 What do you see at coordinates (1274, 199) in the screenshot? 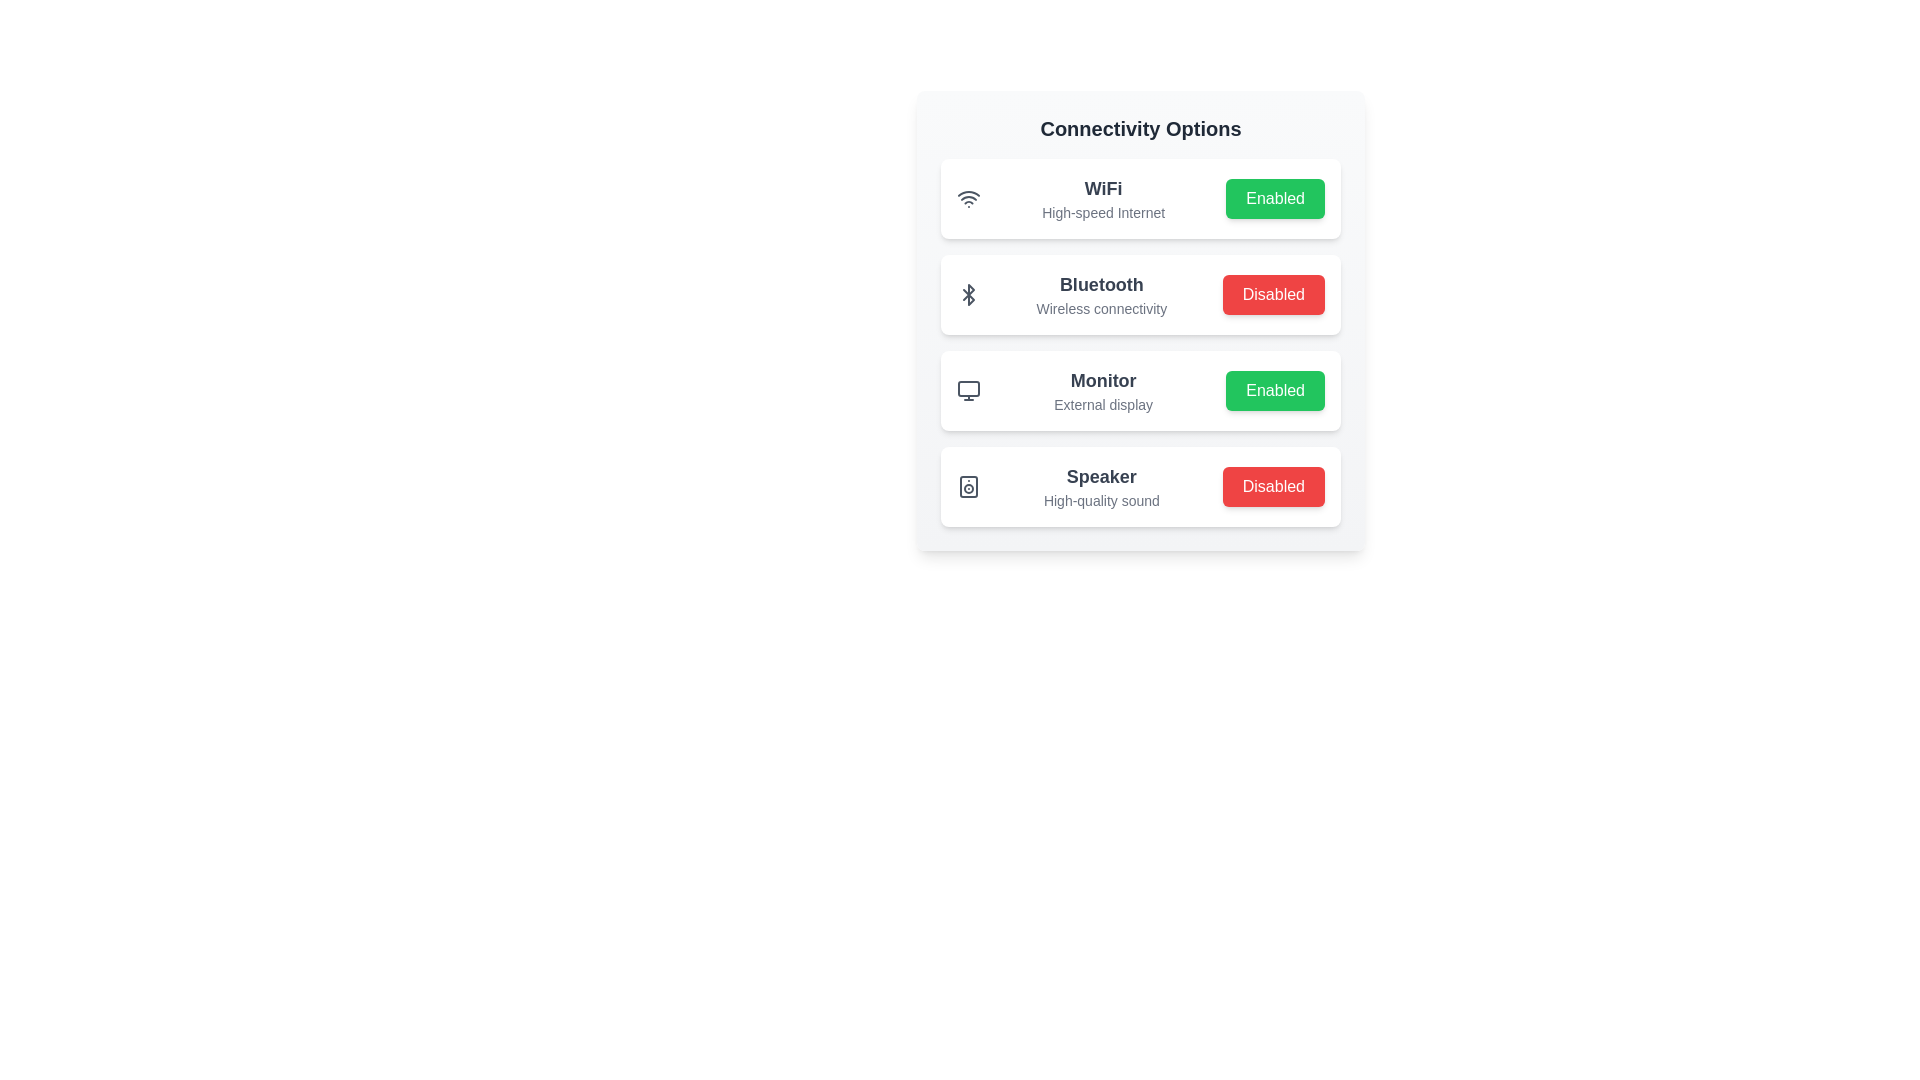
I see `the button to toggle the state of the WiFi feature` at bounding box center [1274, 199].